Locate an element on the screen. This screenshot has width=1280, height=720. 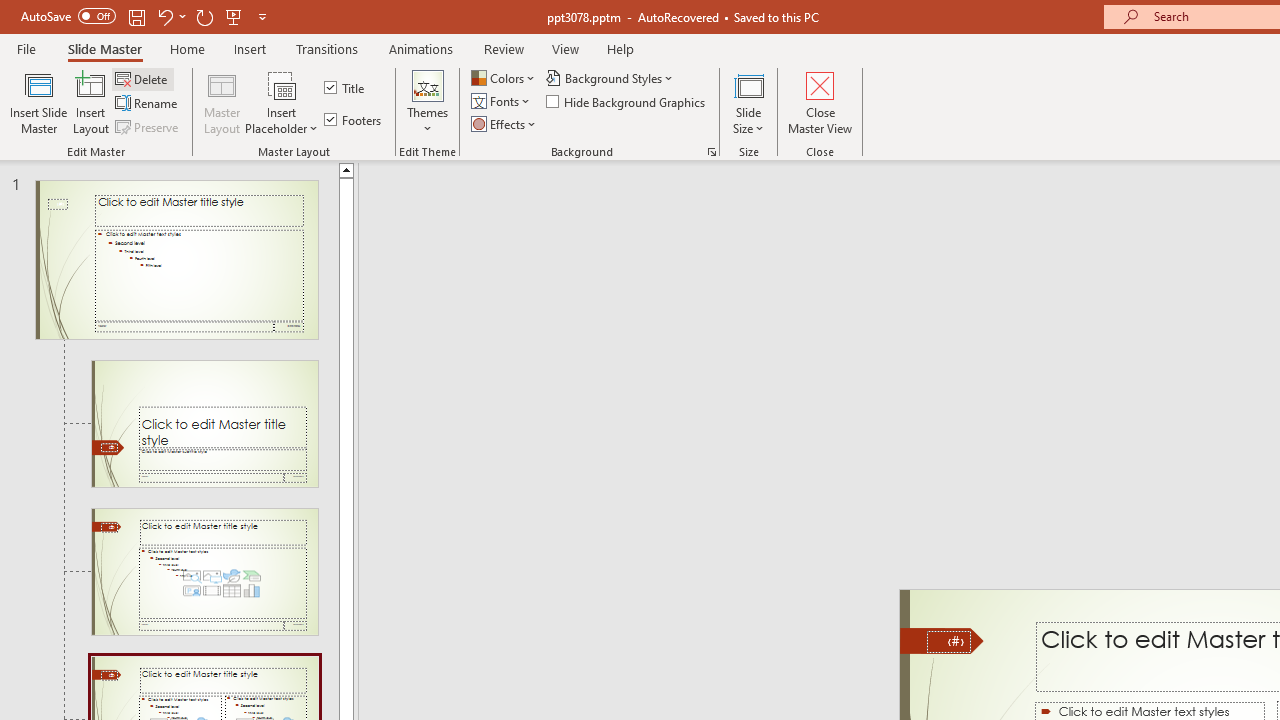
'Insert Placeholder' is located at coordinates (281, 103).